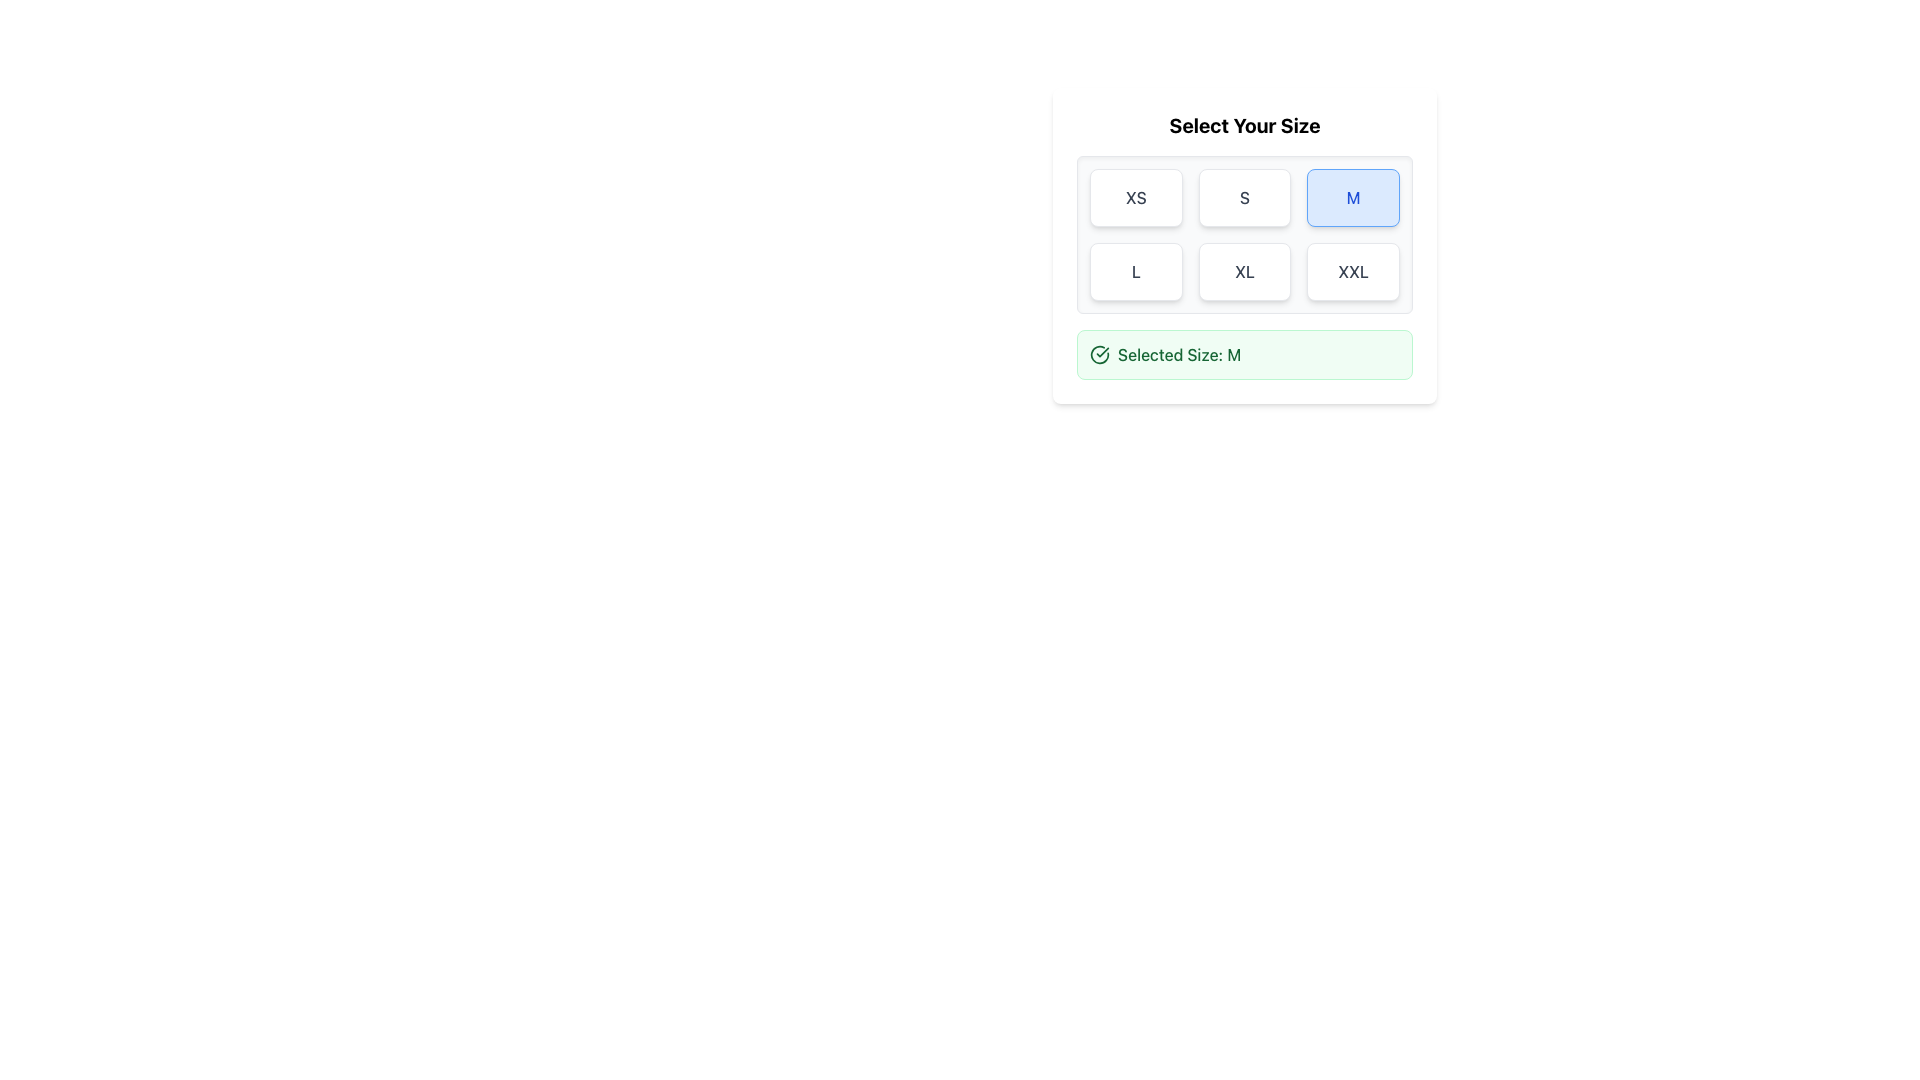  What do you see at coordinates (1353, 197) in the screenshot?
I see `the size selection button labeled 'M', which is a rectangular button with a light blue background and a rounded border` at bounding box center [1353, 197].